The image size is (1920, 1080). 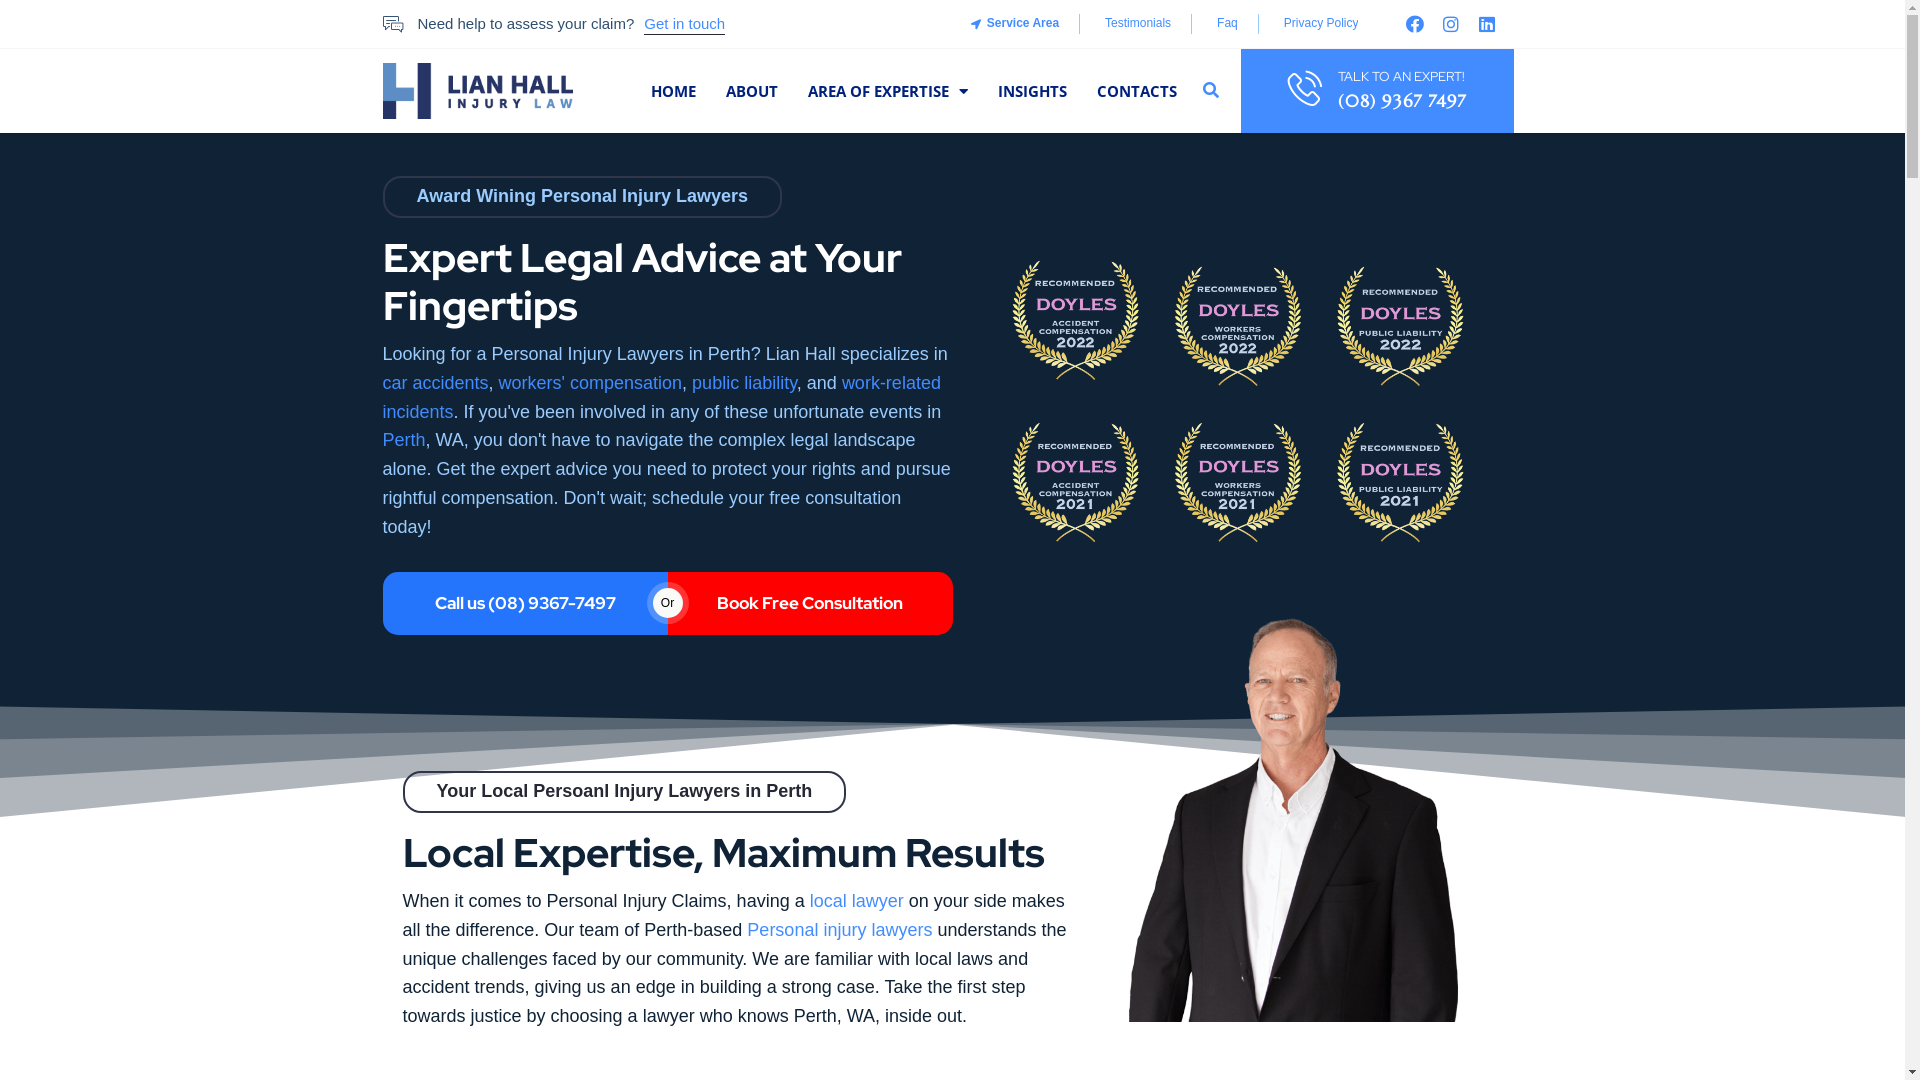 What do you see at coordinates (589, 382) in the screenshot?
I see `'workers' compensation'` at bounding box center [589, 382].